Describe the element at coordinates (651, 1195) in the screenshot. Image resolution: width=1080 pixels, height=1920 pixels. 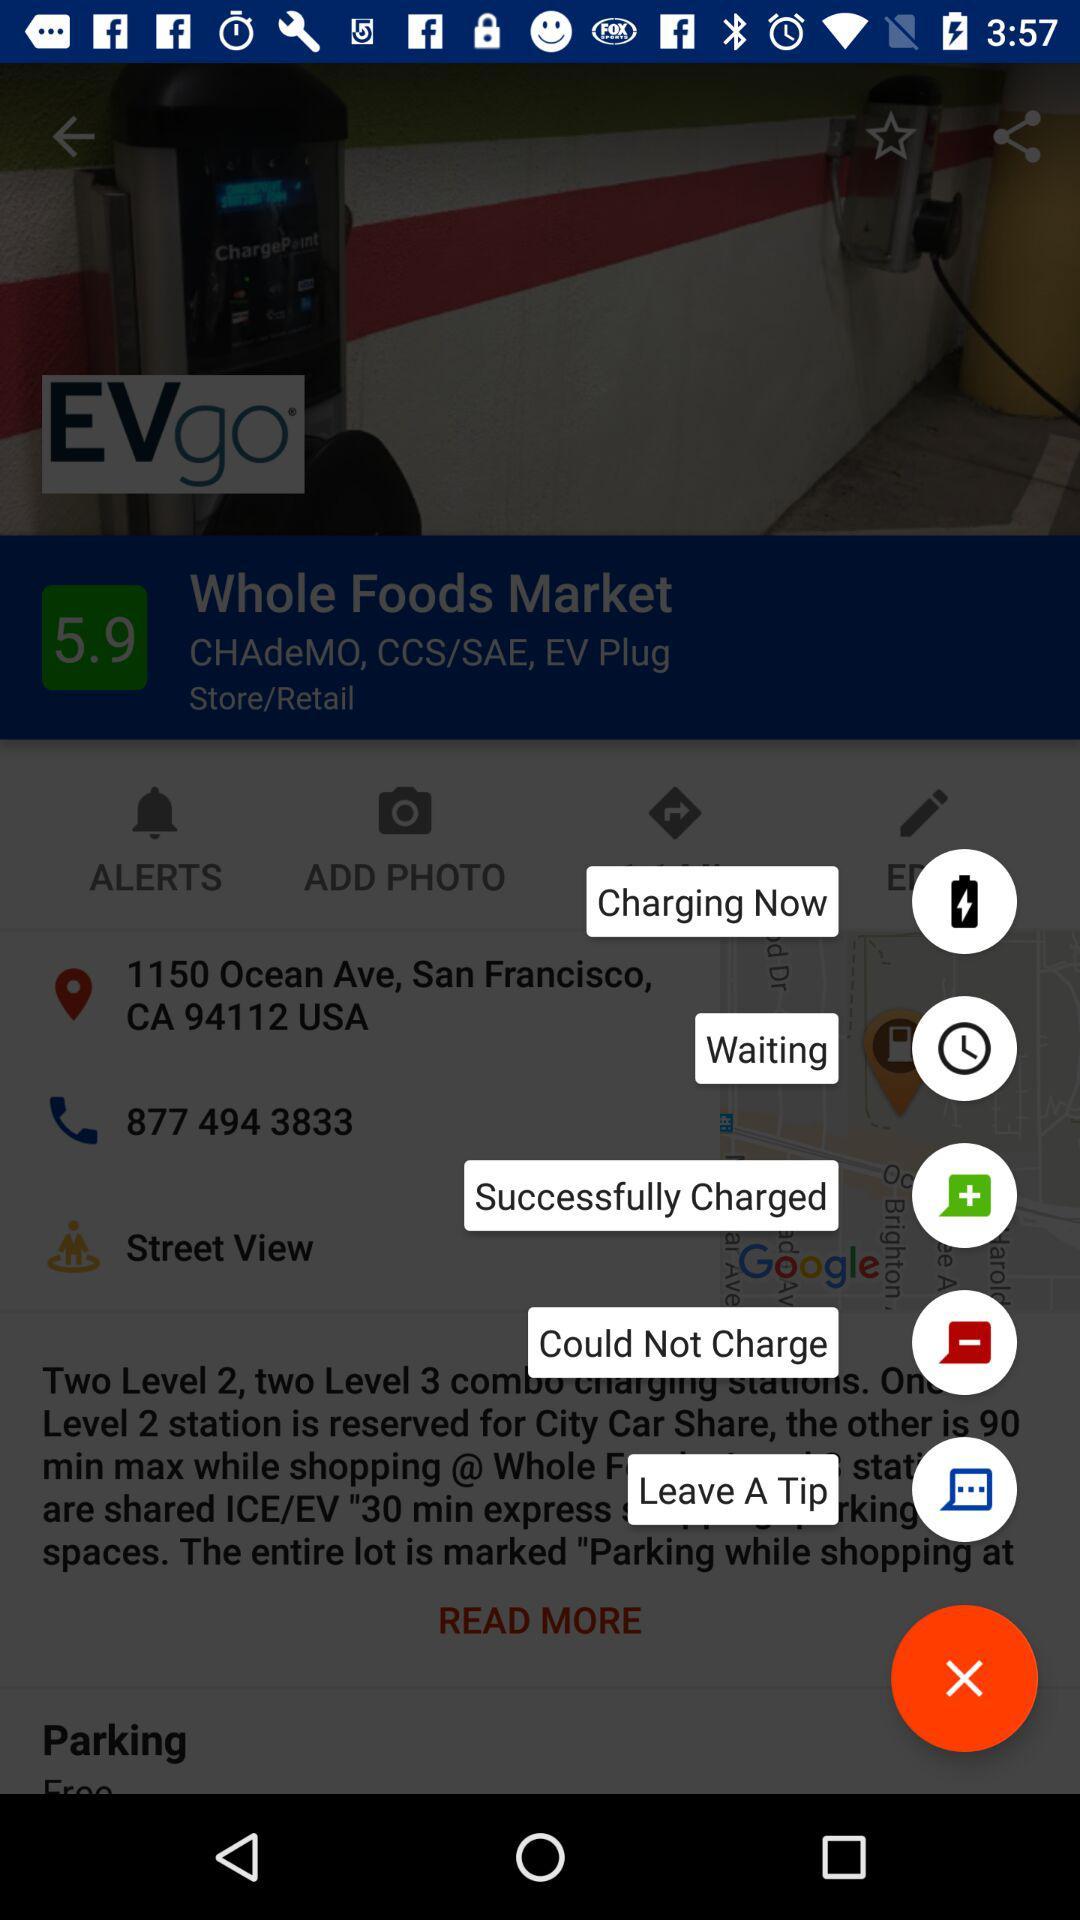
I see `the item above could not charge` at that location.